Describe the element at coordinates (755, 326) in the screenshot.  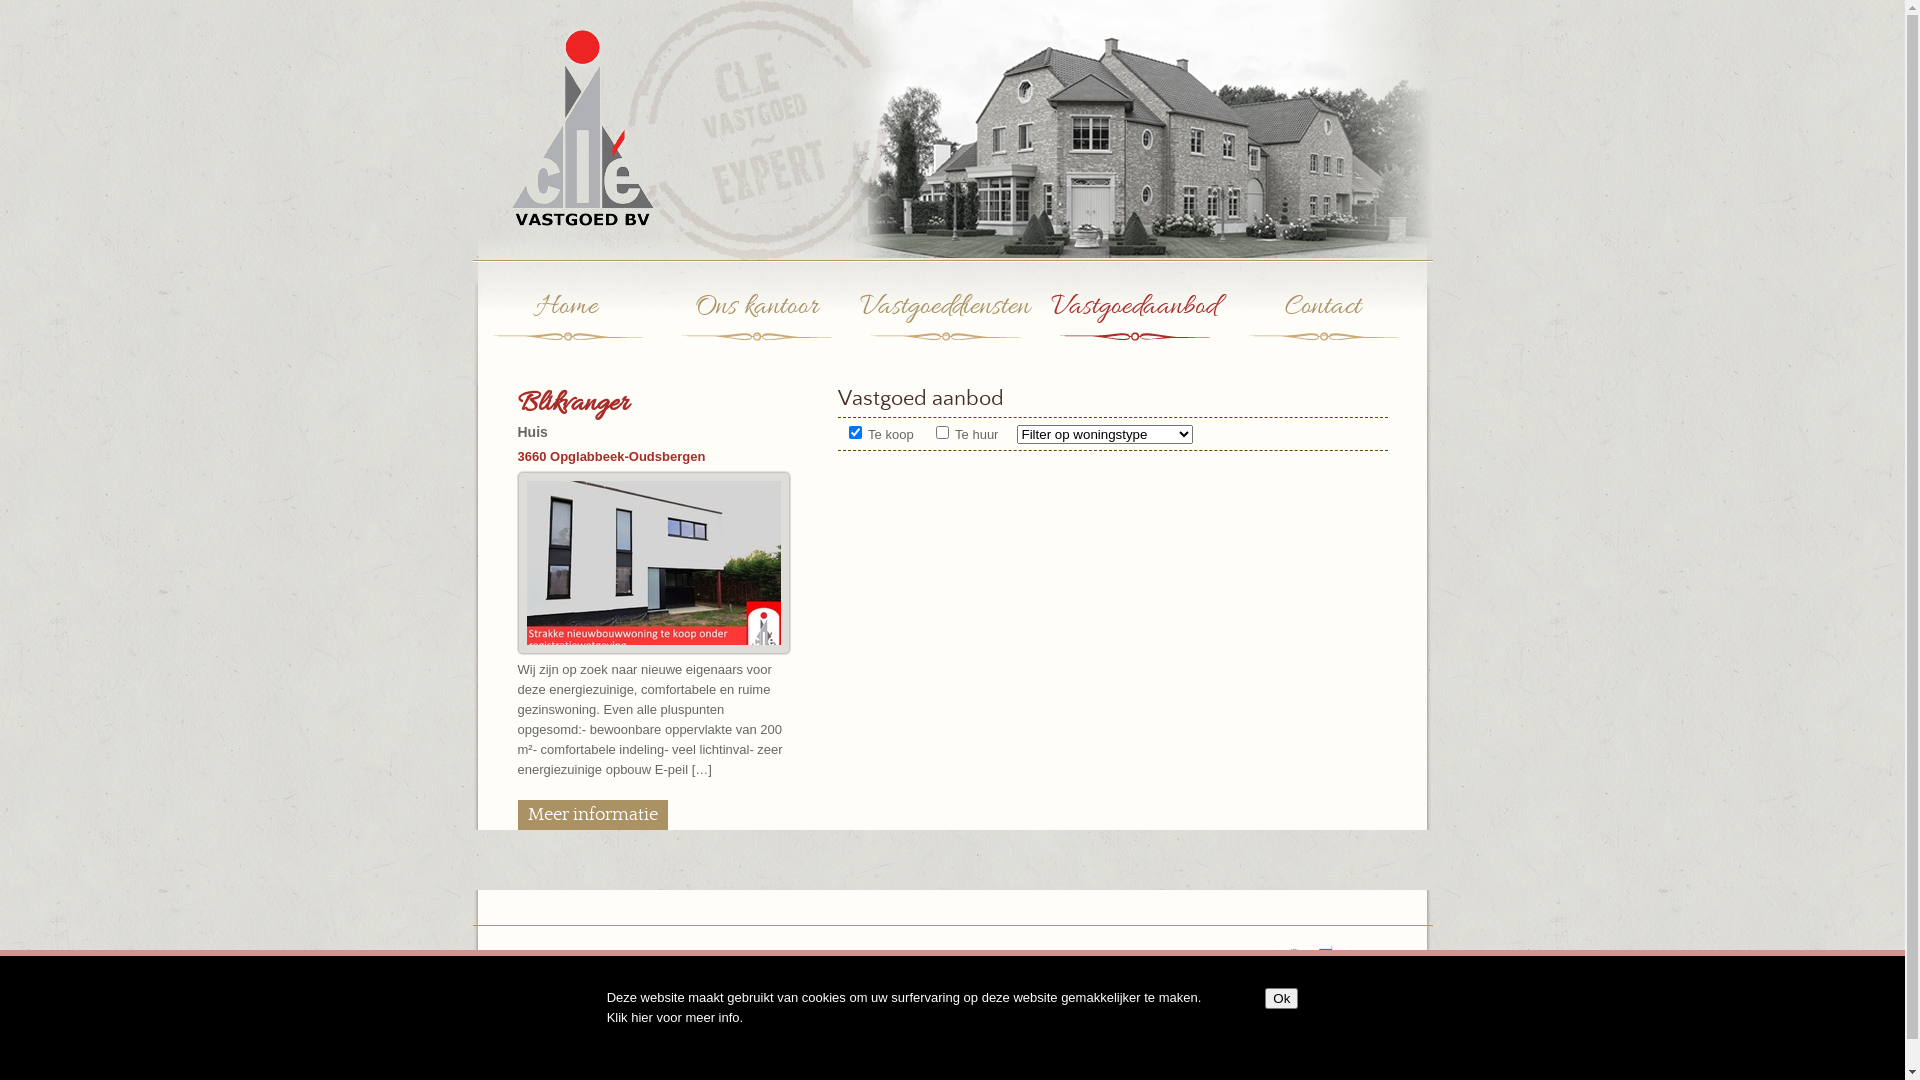
I see `'Ons kantoor'` at that location.